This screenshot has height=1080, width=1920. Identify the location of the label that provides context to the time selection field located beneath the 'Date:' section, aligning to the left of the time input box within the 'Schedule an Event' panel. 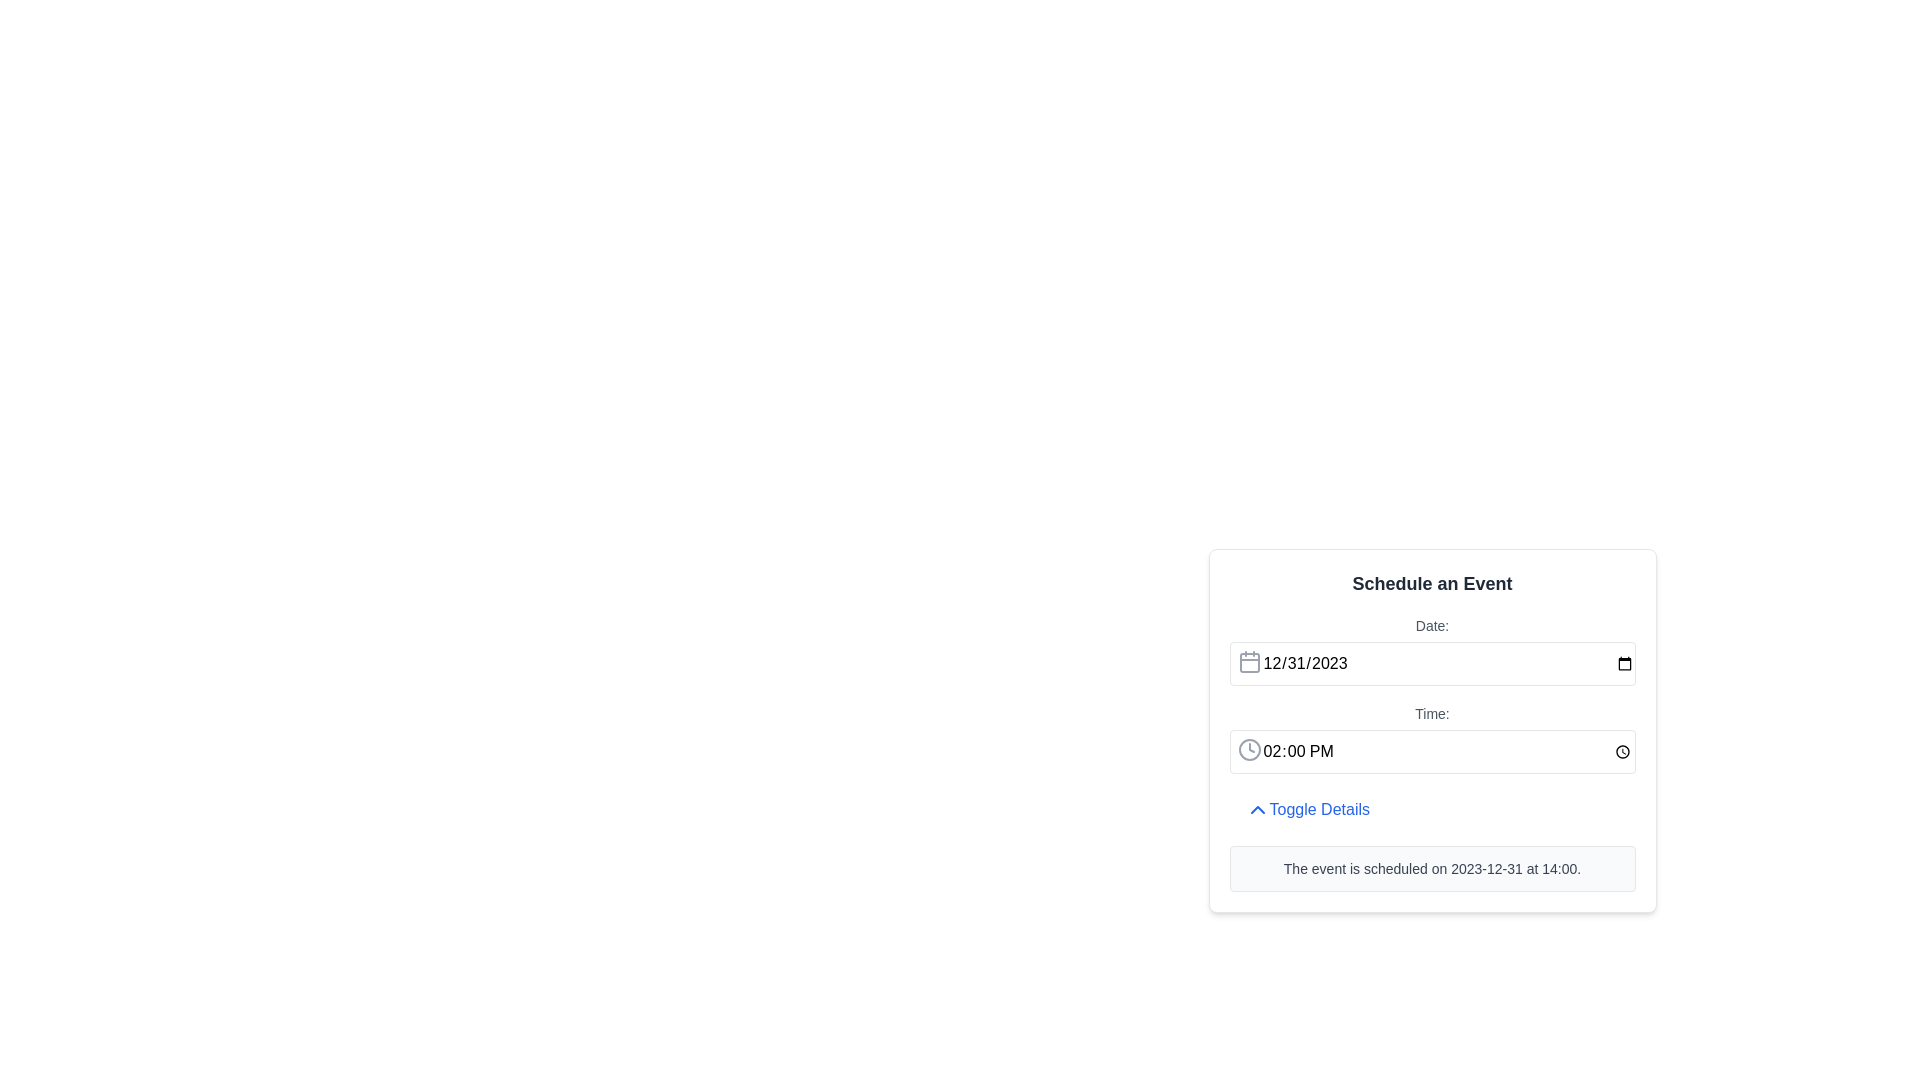
(1431, 712).